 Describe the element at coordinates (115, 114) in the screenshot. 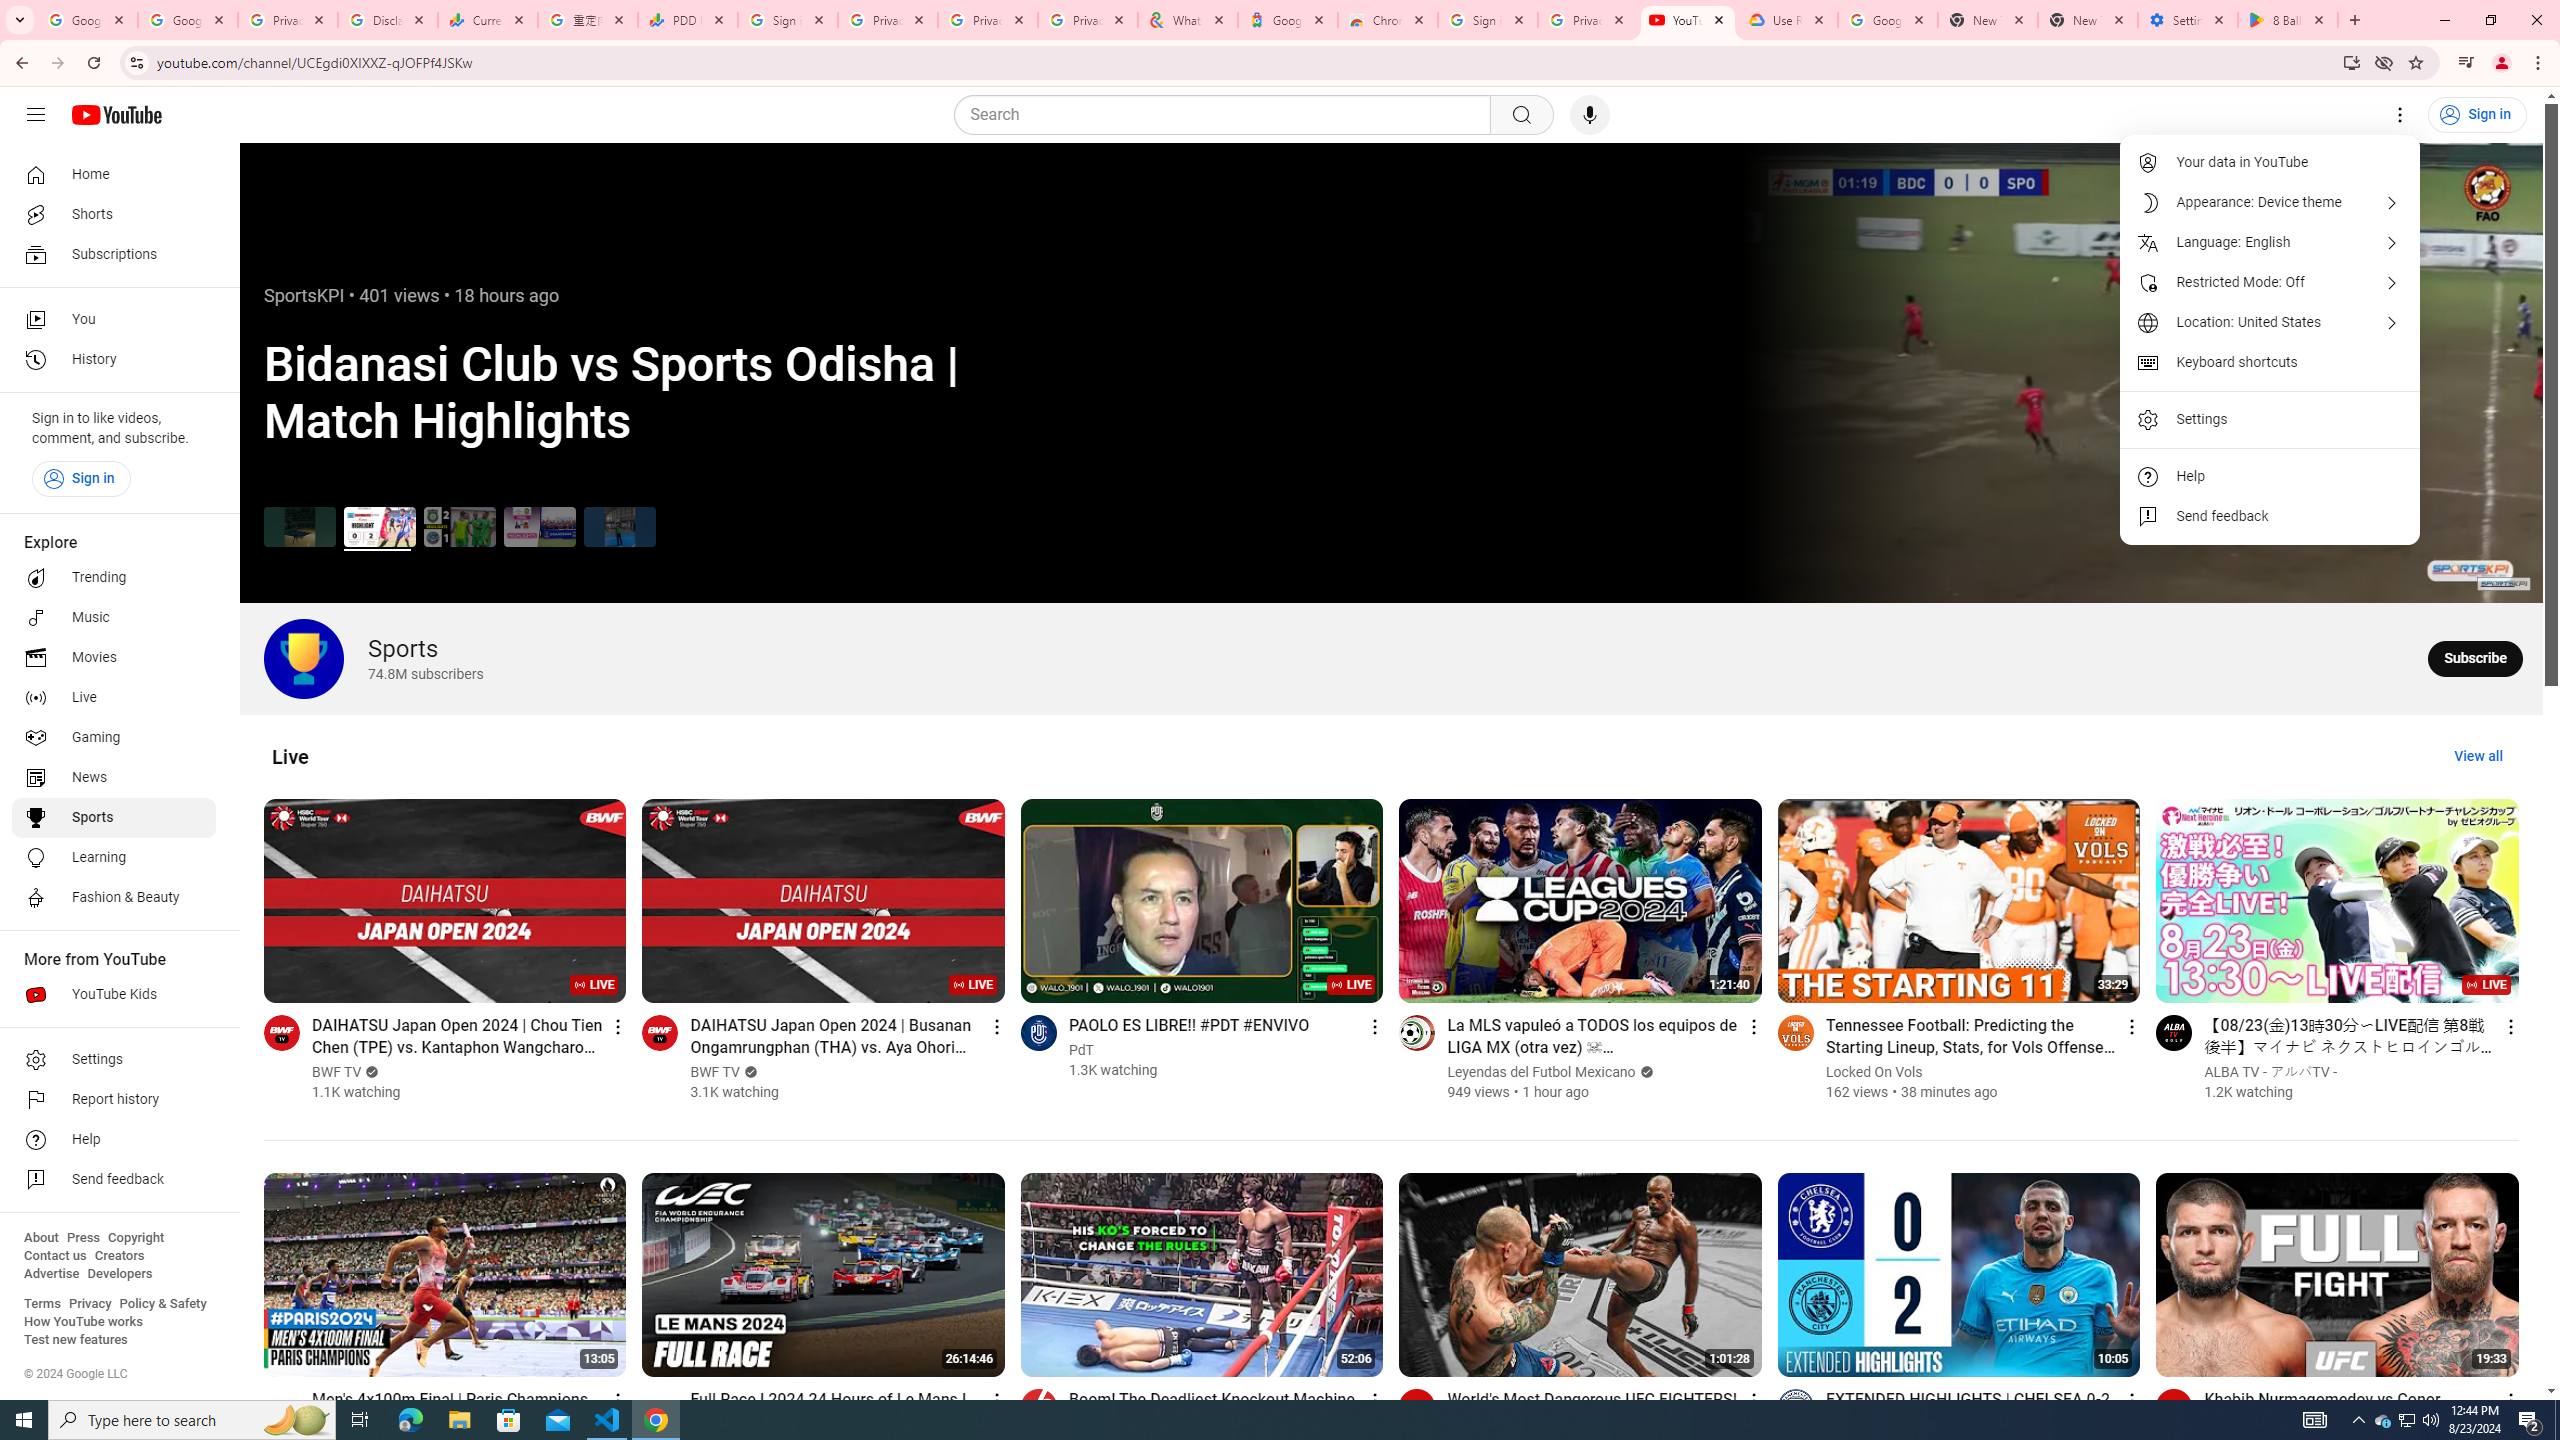

I see `'YouTube Home'` at that location.